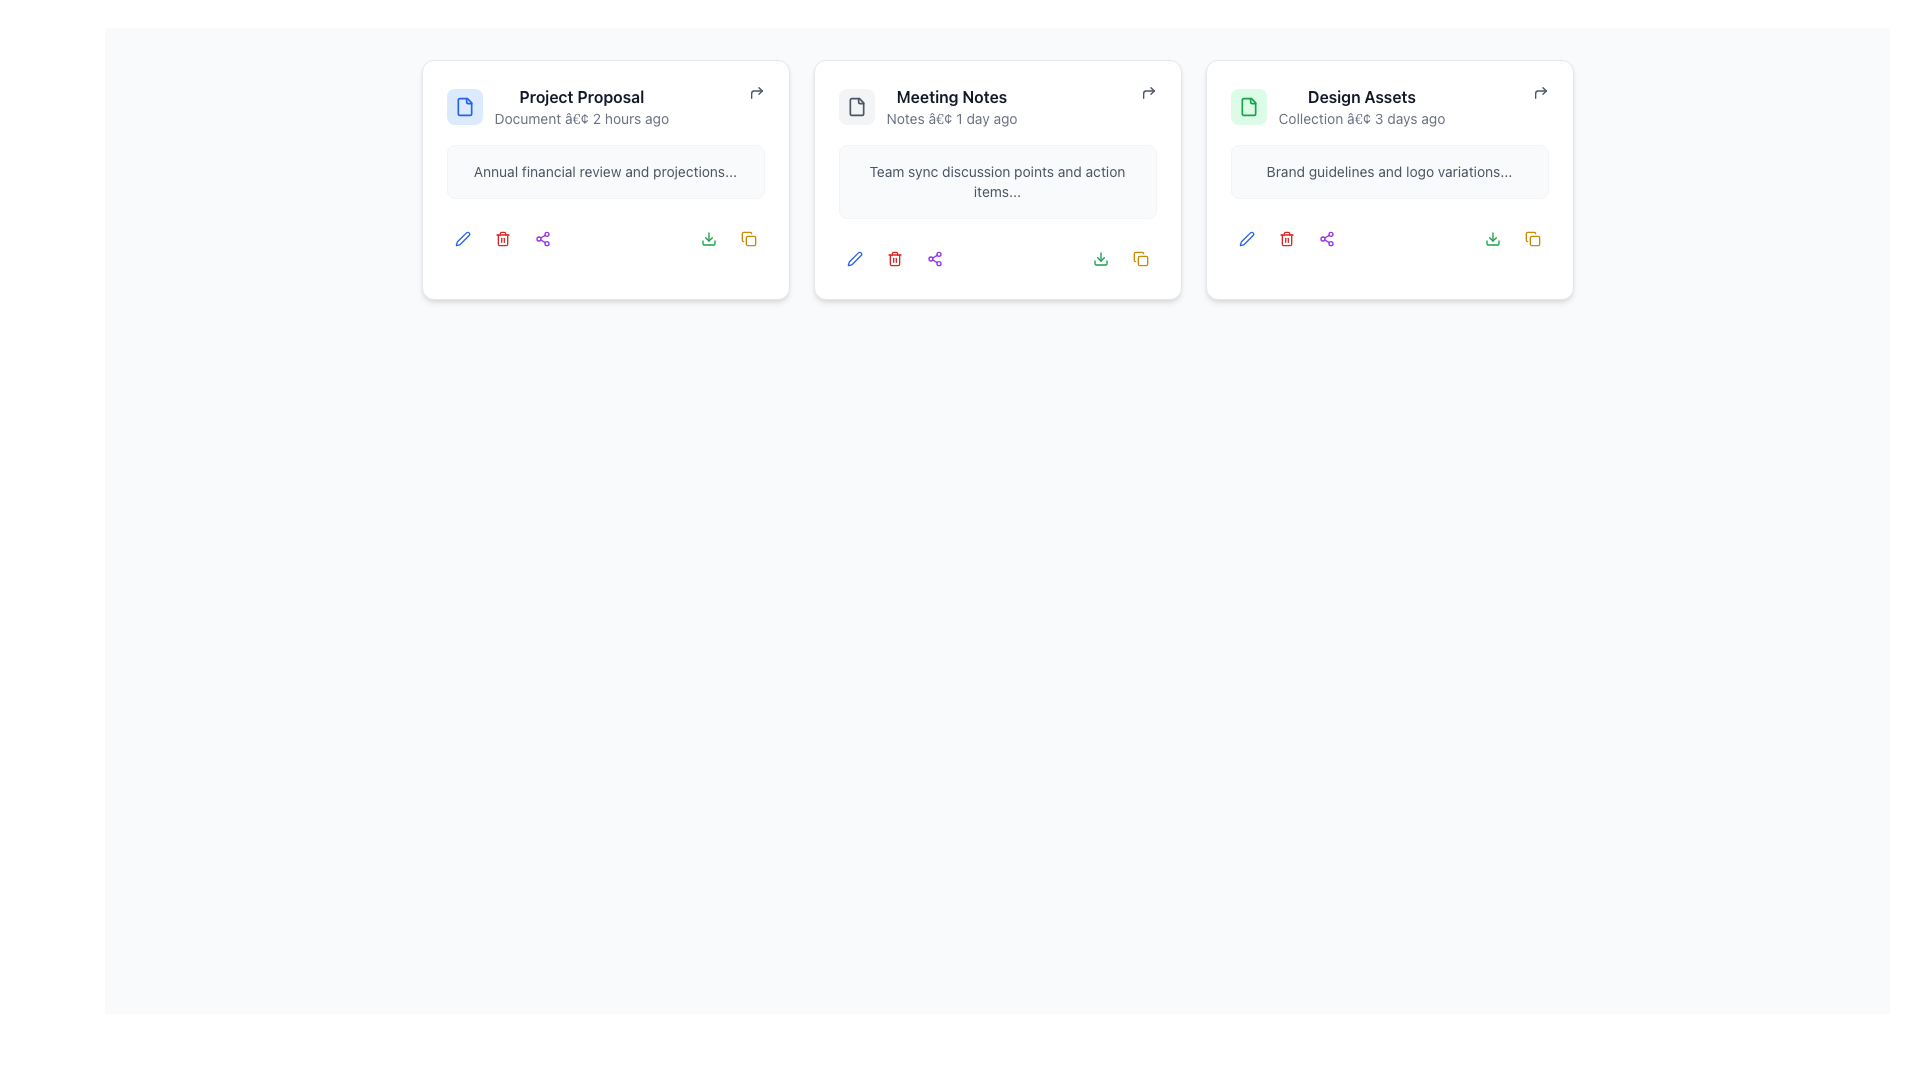 The height and width of the screenshot is (1080, 1920). Describe the element at coordinates (950, 96) in the screenshot. I see `text of the heading labeled 'Meeting Notes', which is styled in bold with a dark gray font and located at the top center of the second card in a series of three cards` at that location.